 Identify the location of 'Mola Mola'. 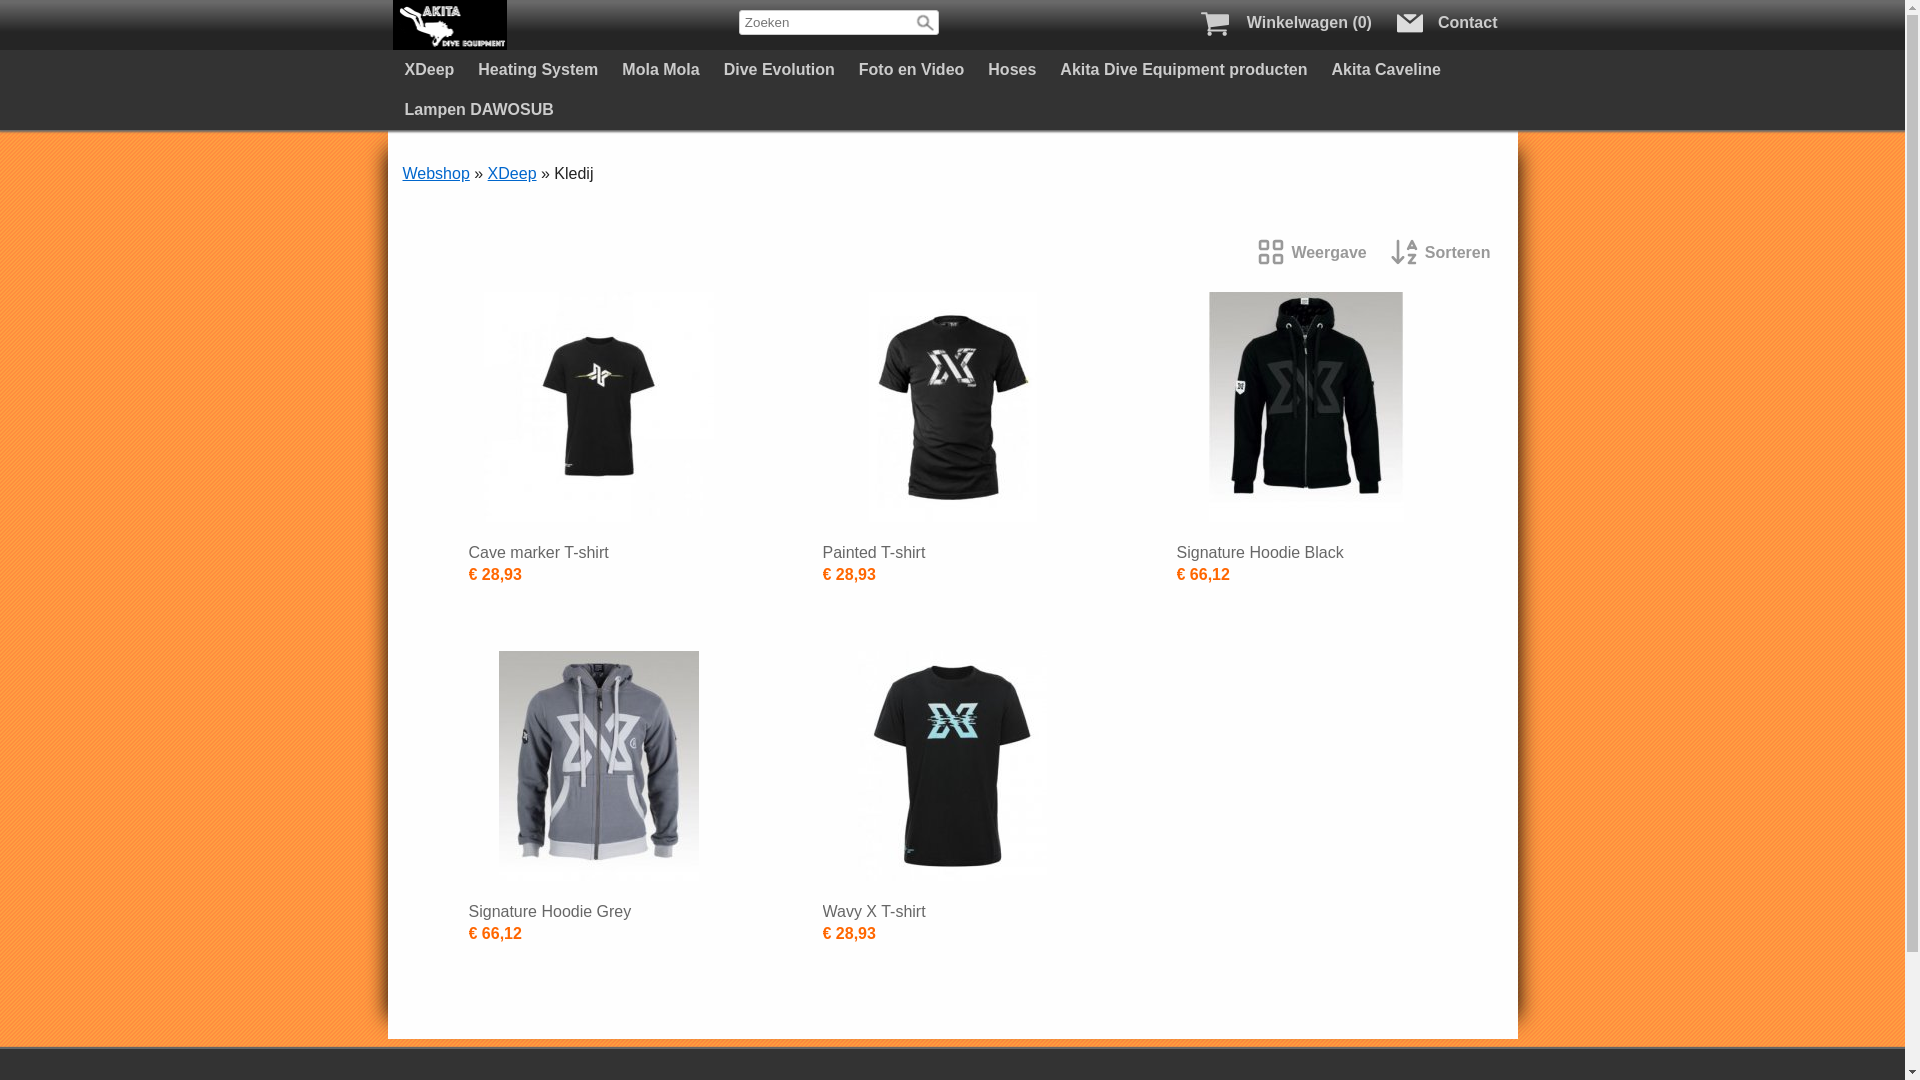
(660, 68).